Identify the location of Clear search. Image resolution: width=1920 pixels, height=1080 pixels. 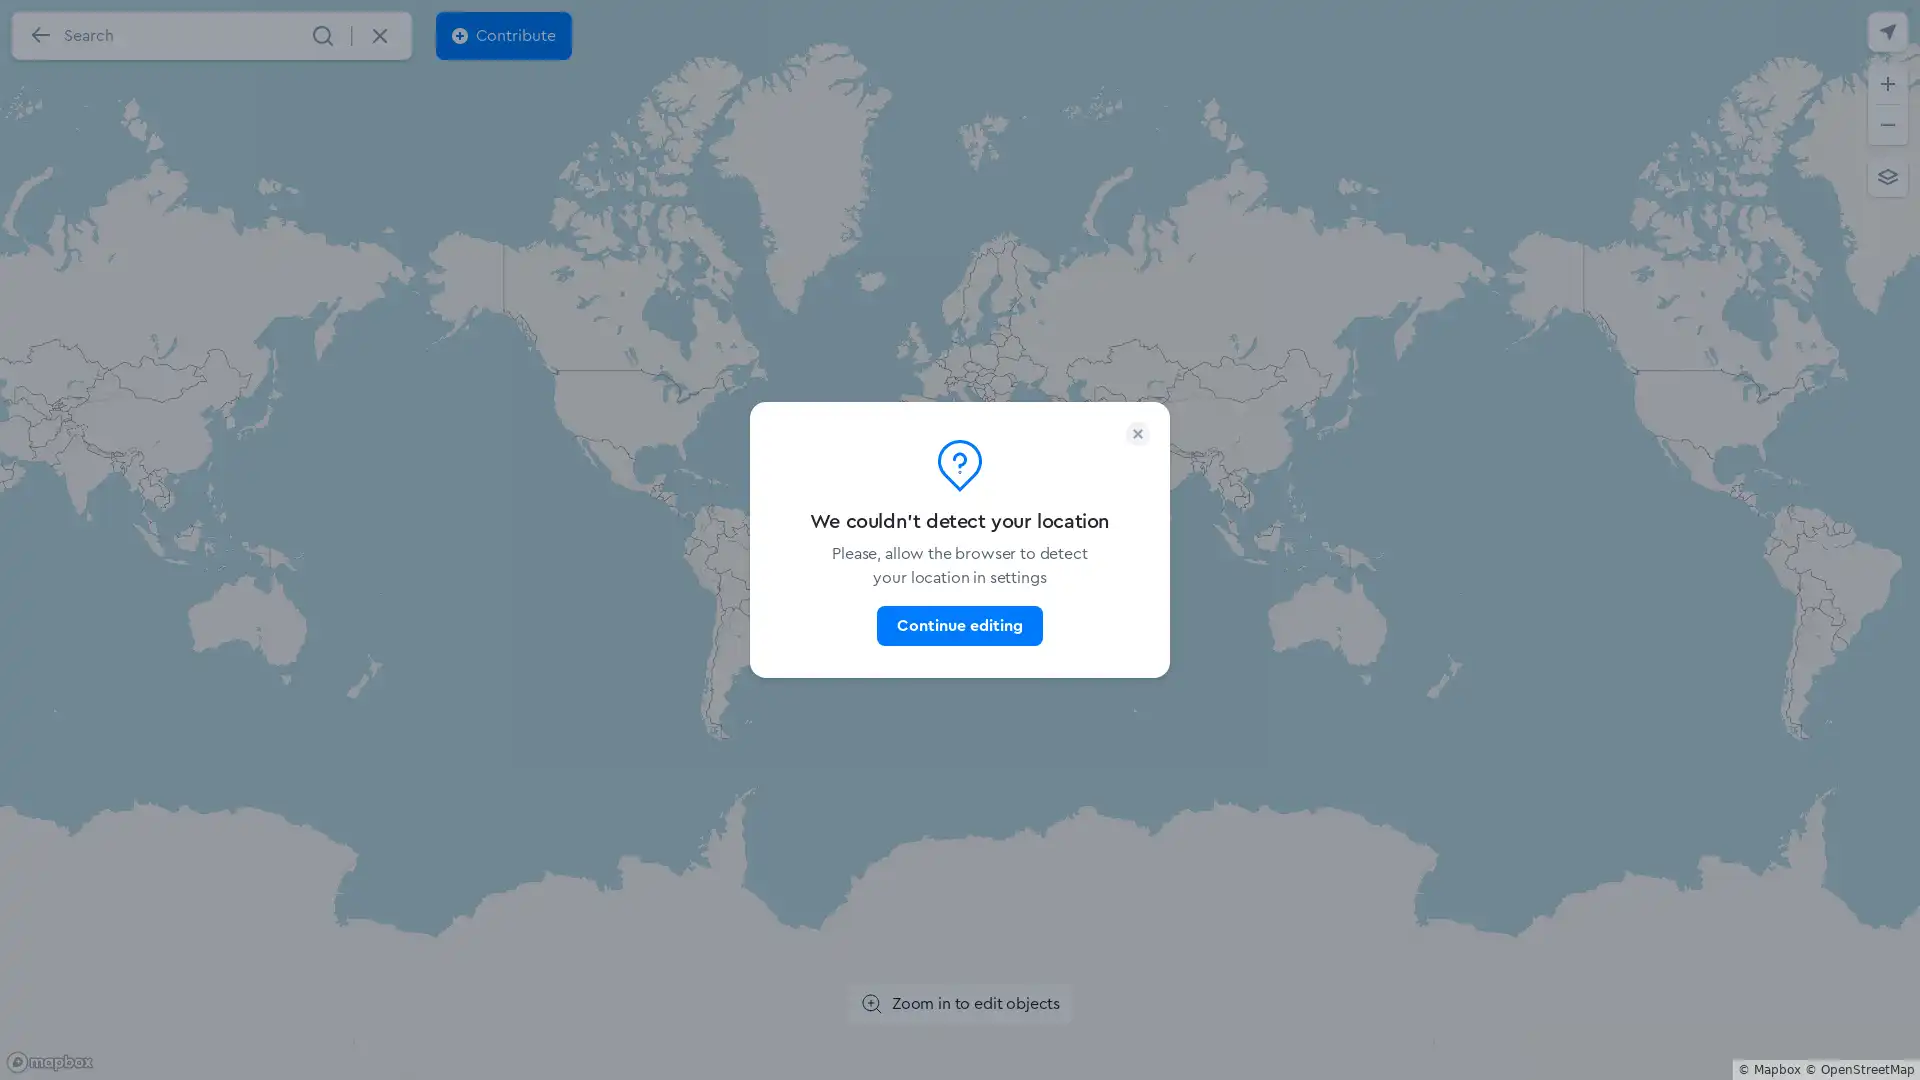
(379, 35).